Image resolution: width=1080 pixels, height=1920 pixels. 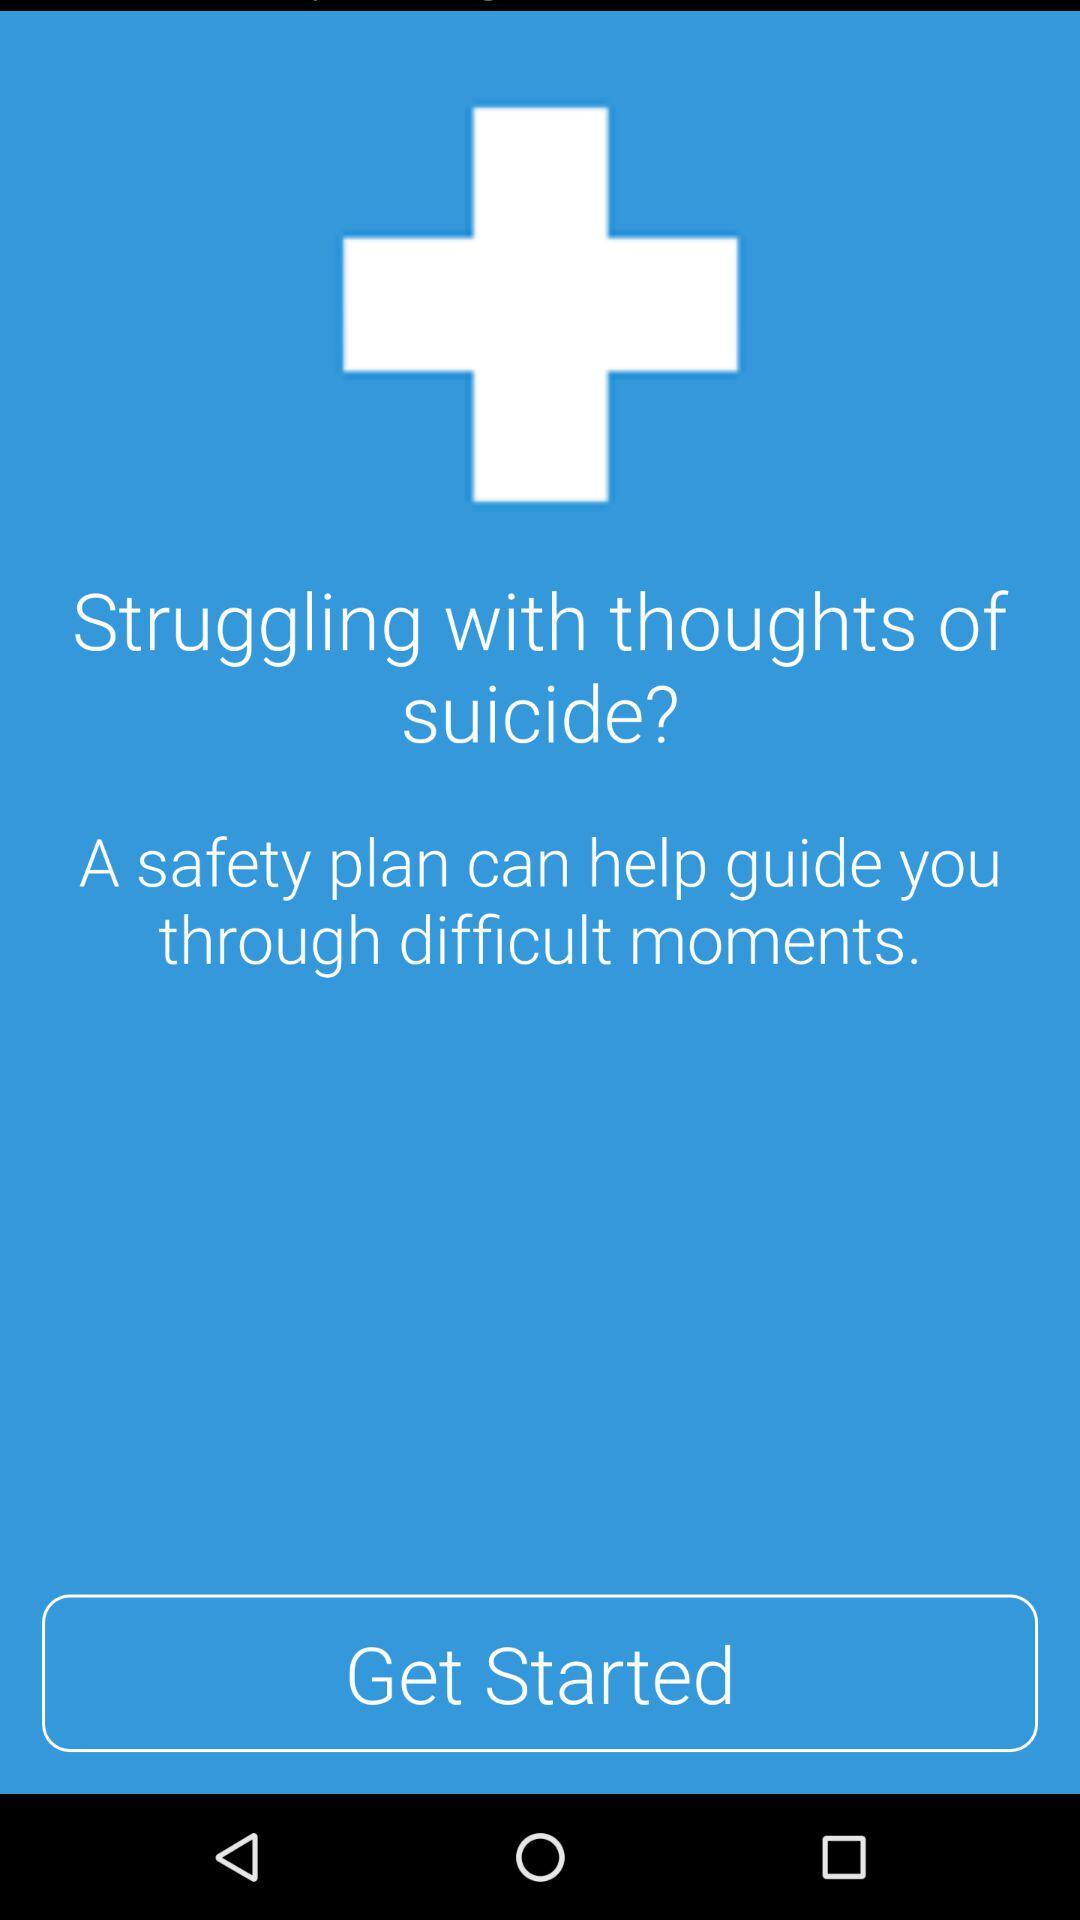 I want to click on item below the a safety plan icon, so click(x=540, y=1673).